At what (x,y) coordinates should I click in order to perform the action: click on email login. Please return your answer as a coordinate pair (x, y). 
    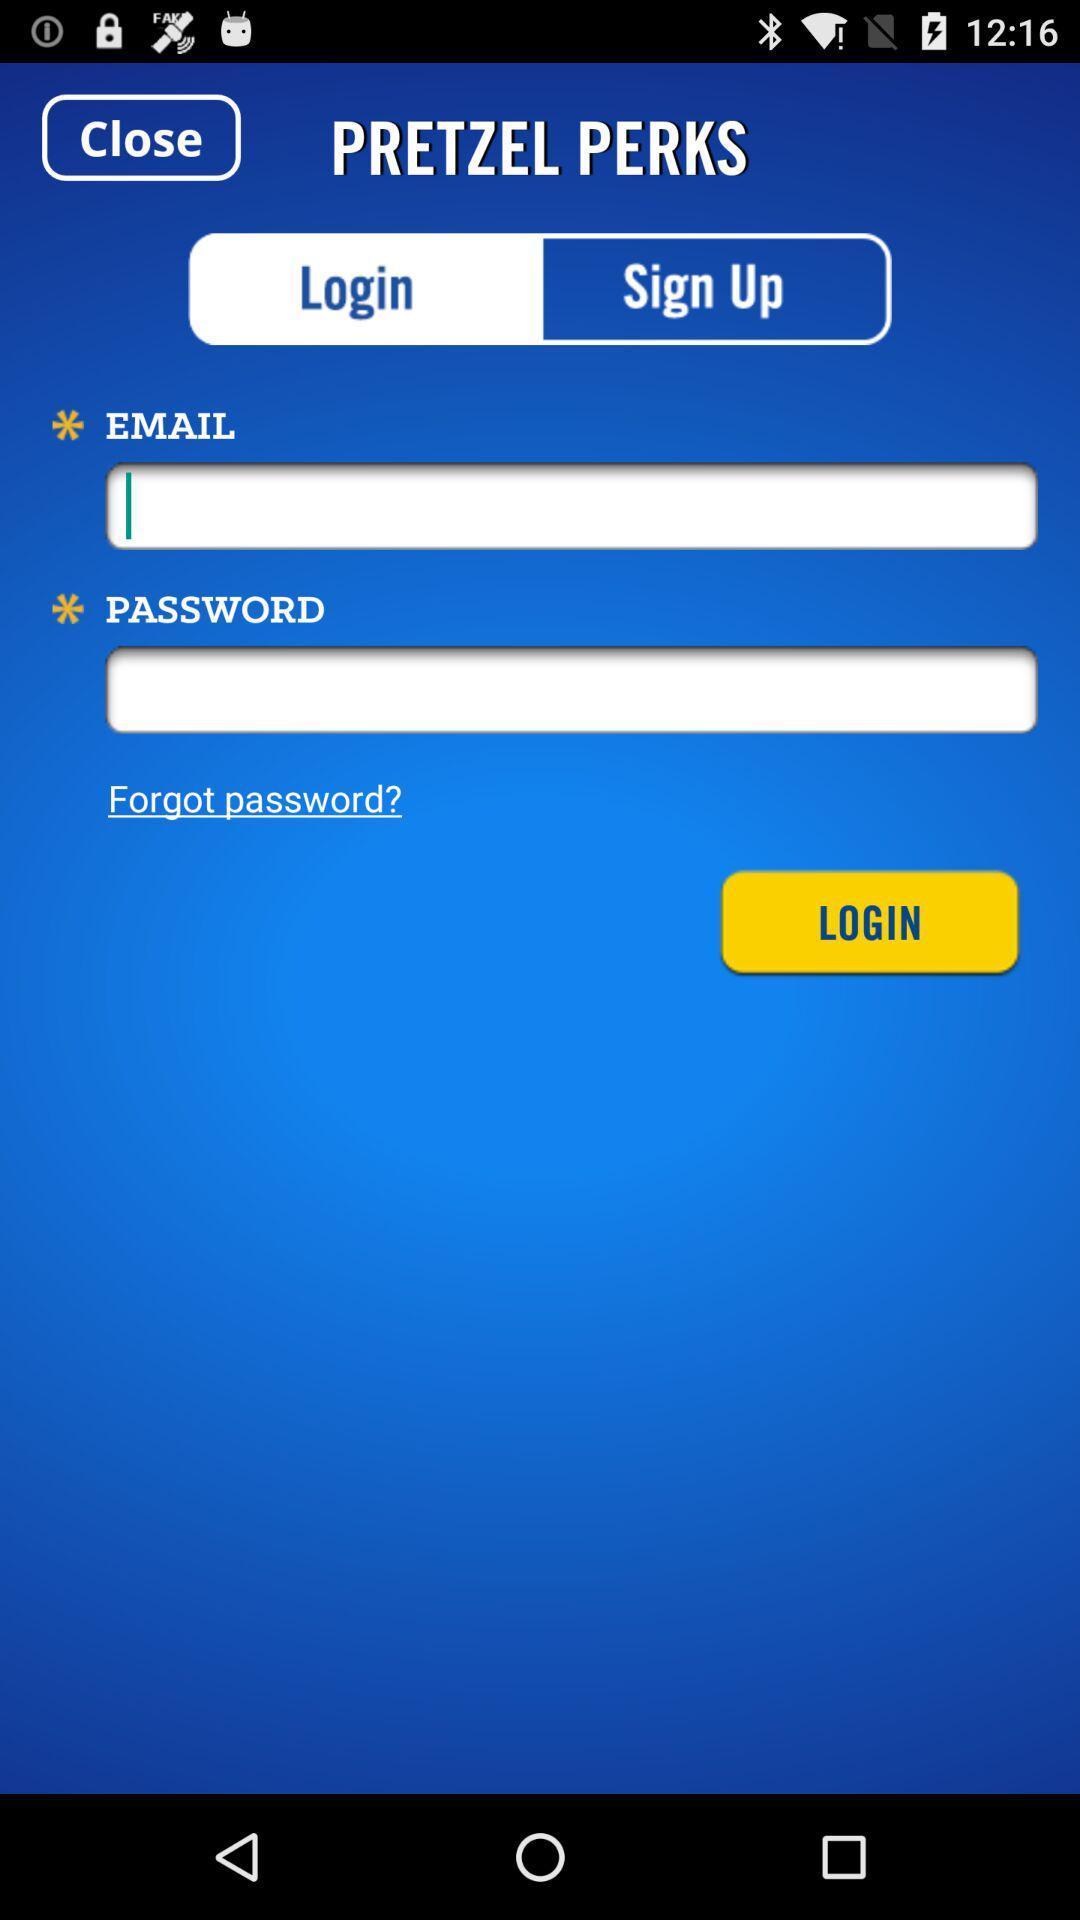
    Looking at the image, I should click on (364, 288).